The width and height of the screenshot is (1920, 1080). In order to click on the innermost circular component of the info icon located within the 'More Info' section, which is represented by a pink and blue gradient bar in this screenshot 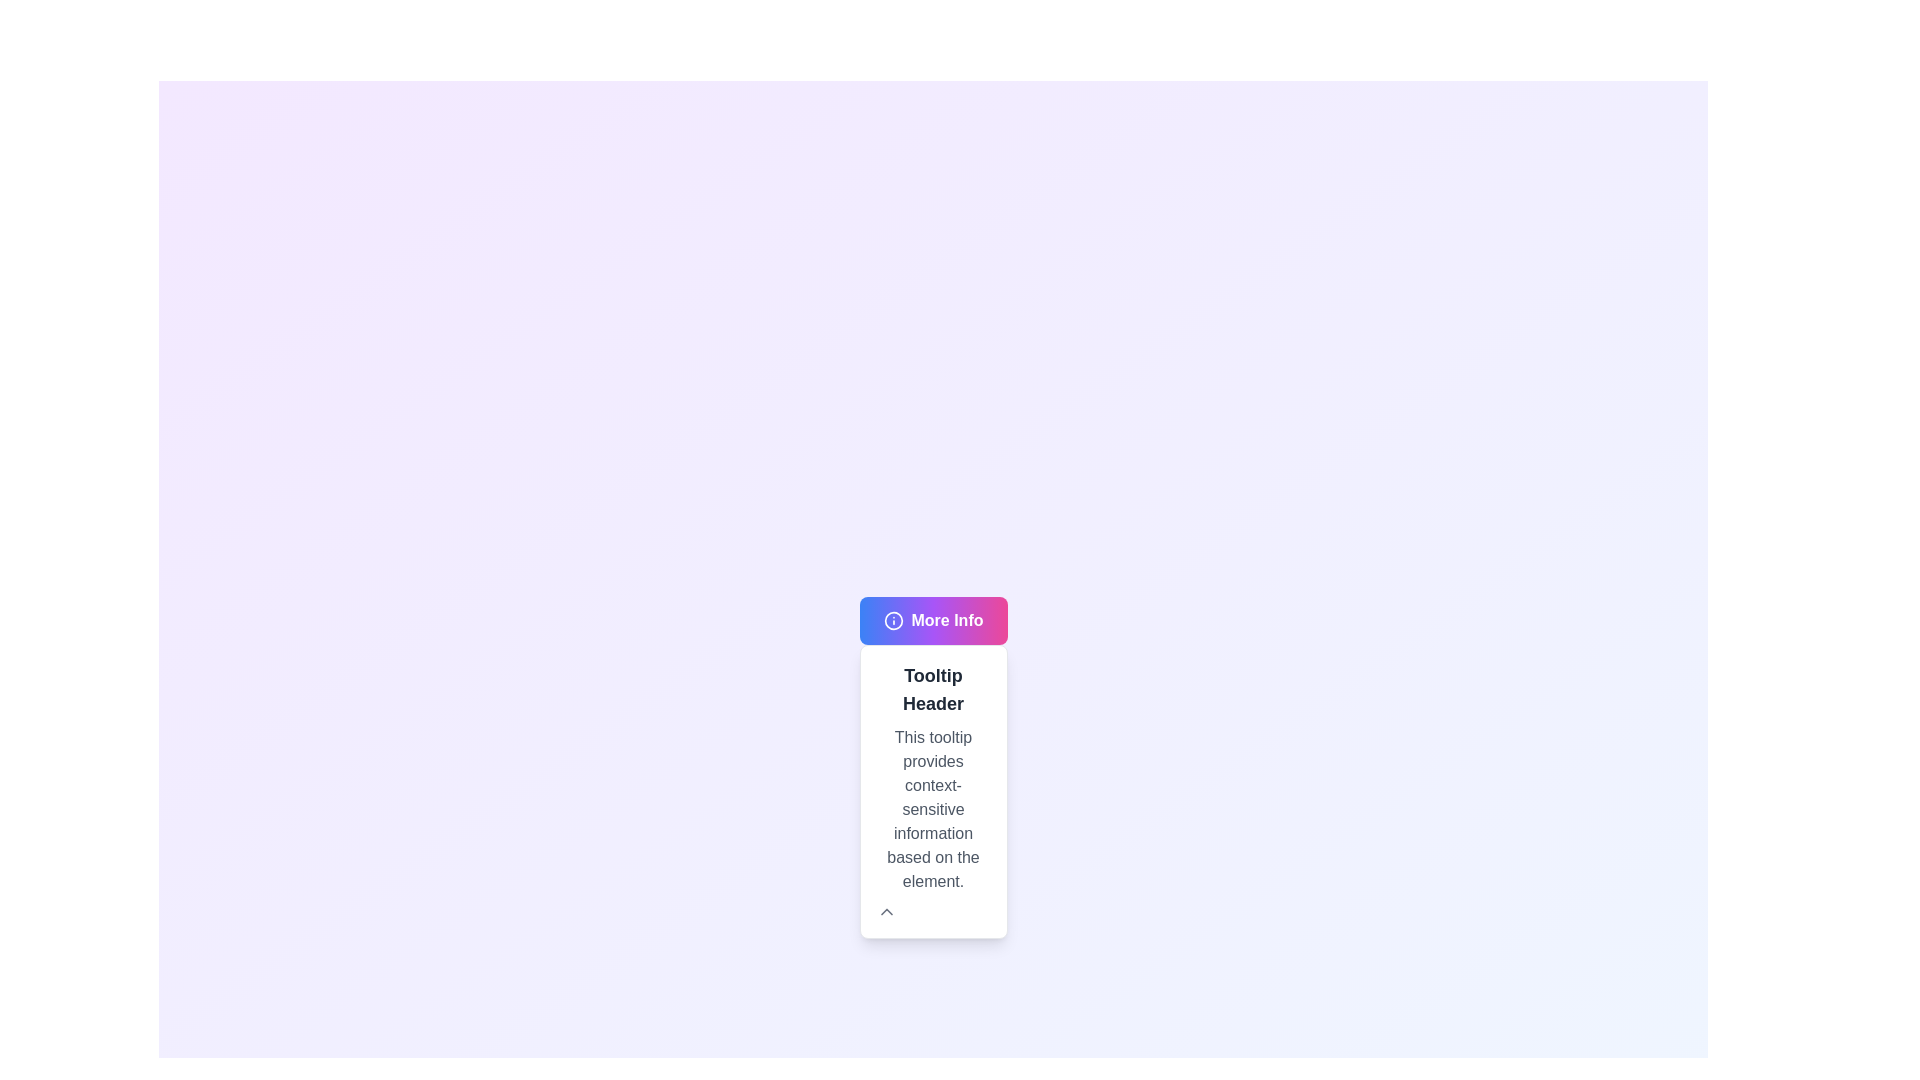, I will do `click(892, 620)`.